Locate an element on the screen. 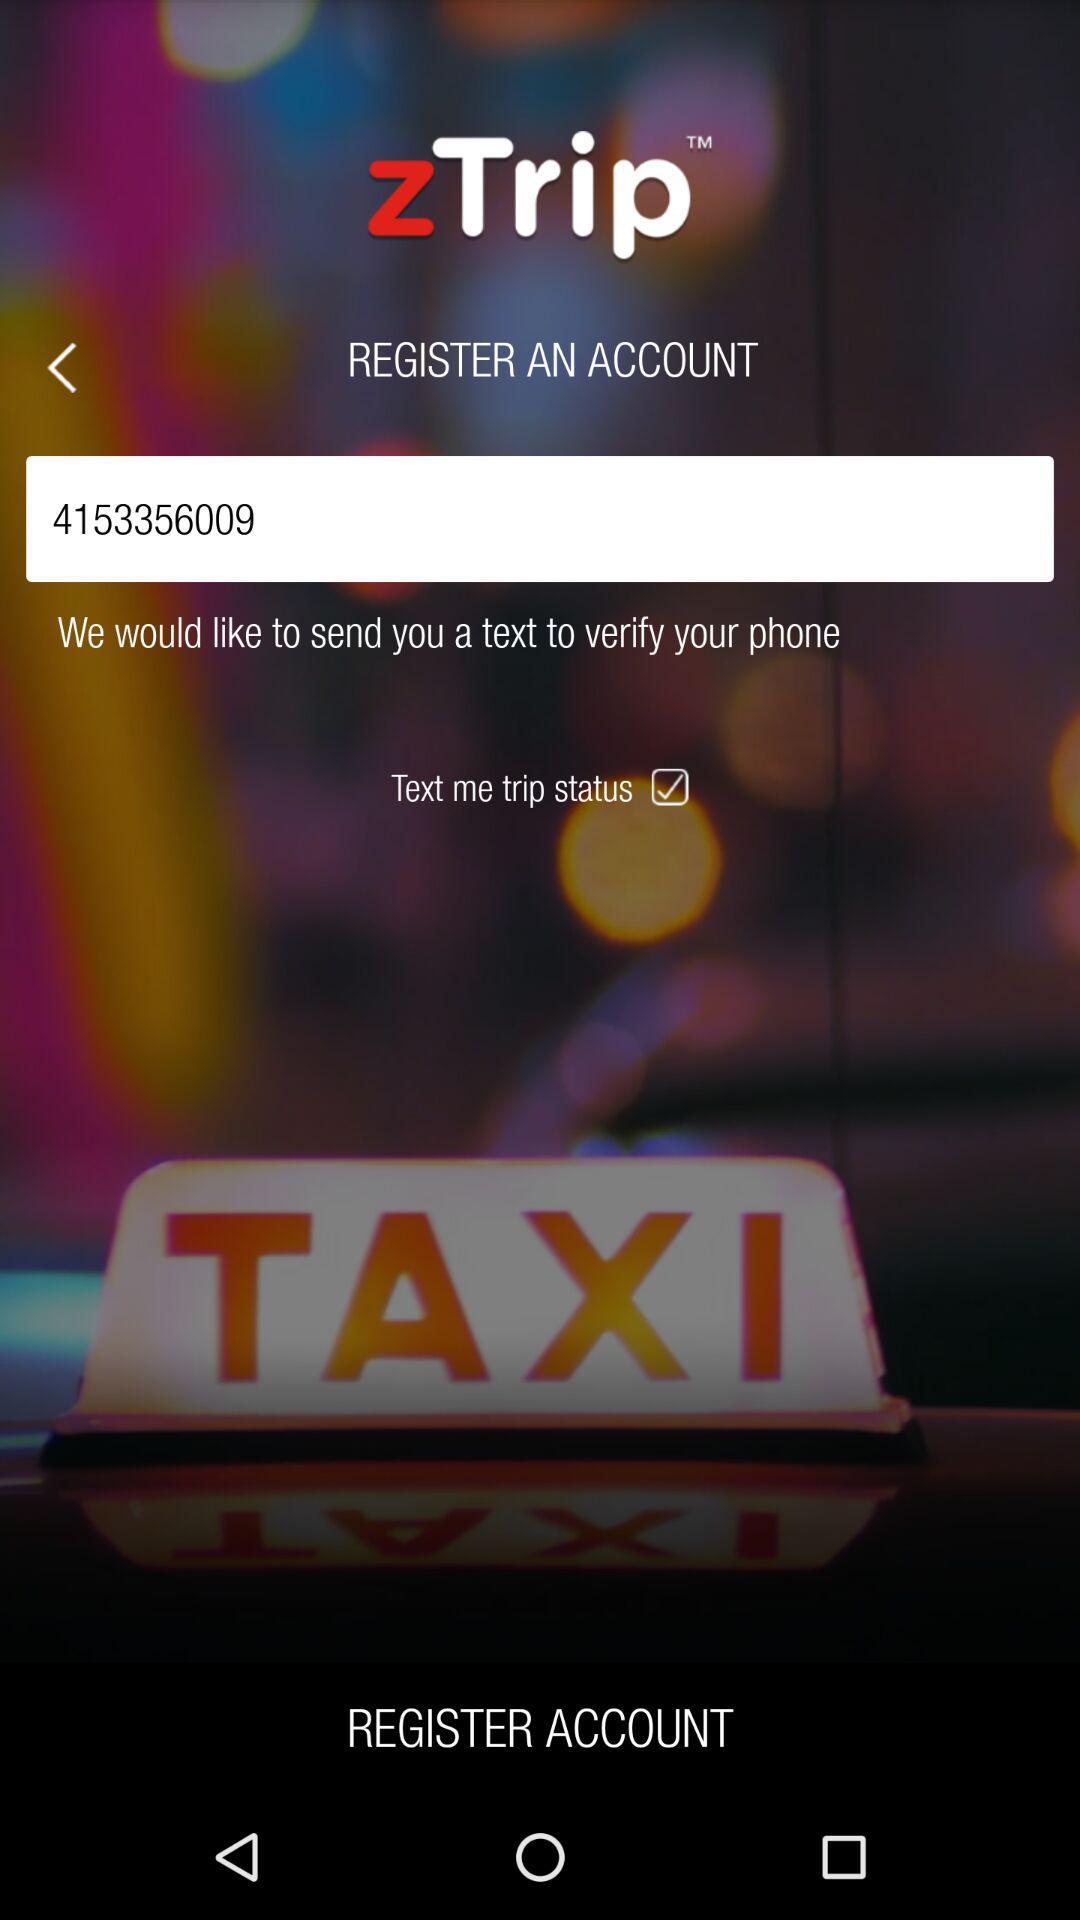 The height and width of the screenshot is (1920, 1080). item next to the register an account item is located at coordinates (60, 367).